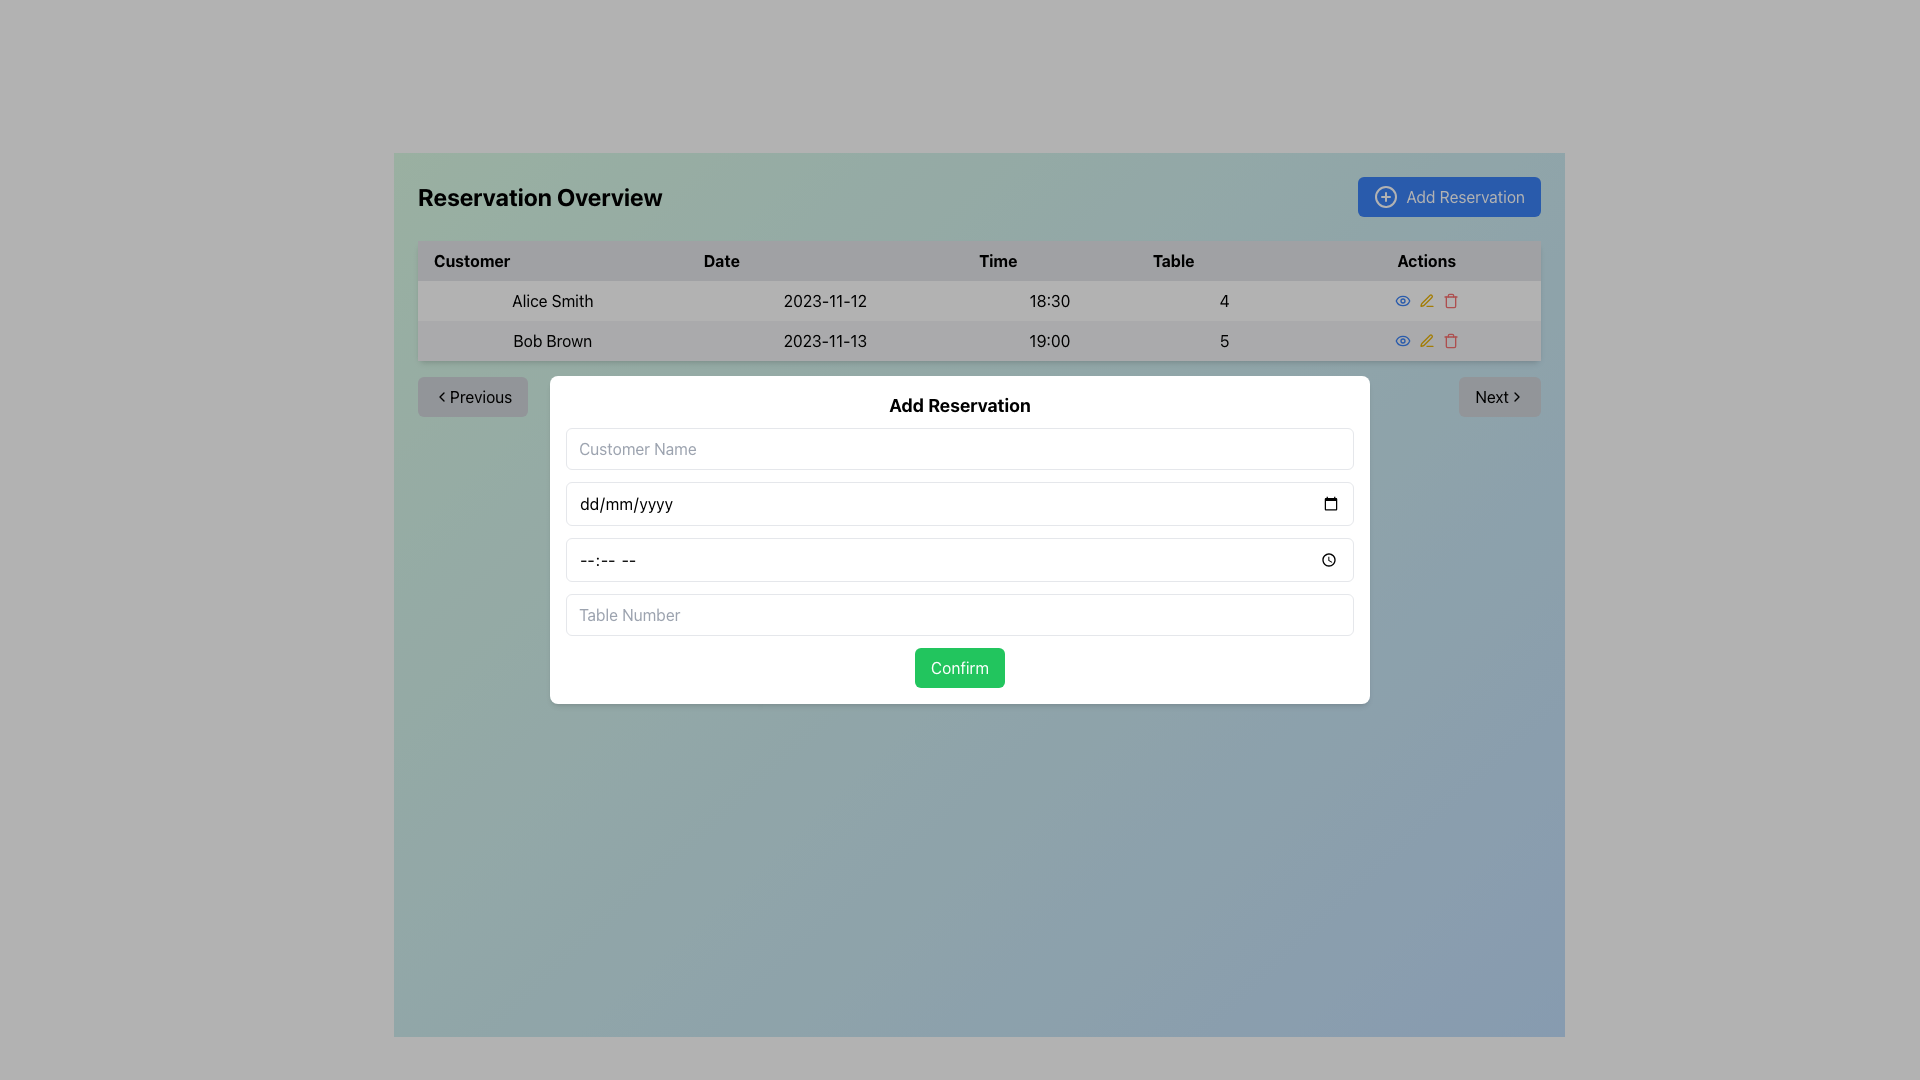  What do you see at coordinates (1425, 339) in the screenshot?
I see `the pen-shaped icon button in the 'Actions' column of the second row in the reservations table` at bounding box center [1425, 339].